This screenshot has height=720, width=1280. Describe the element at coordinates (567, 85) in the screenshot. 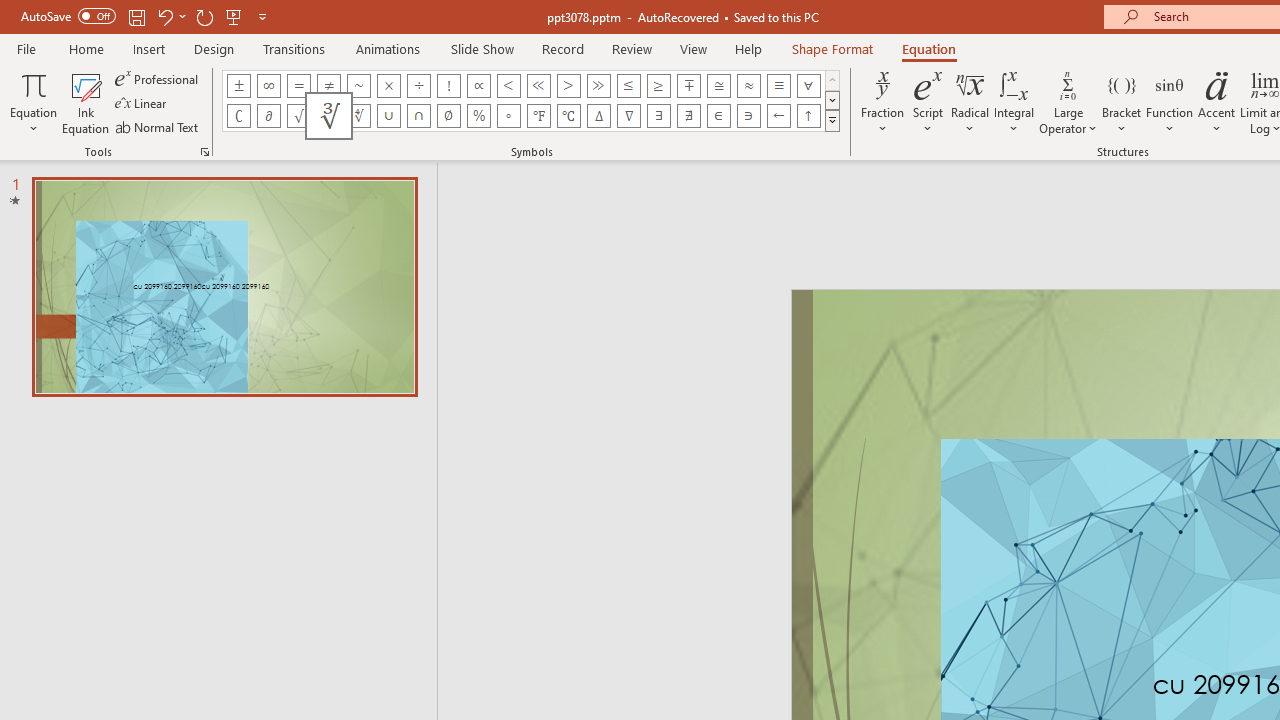

I see `'Equation Symbol Greater Than'` at that location.